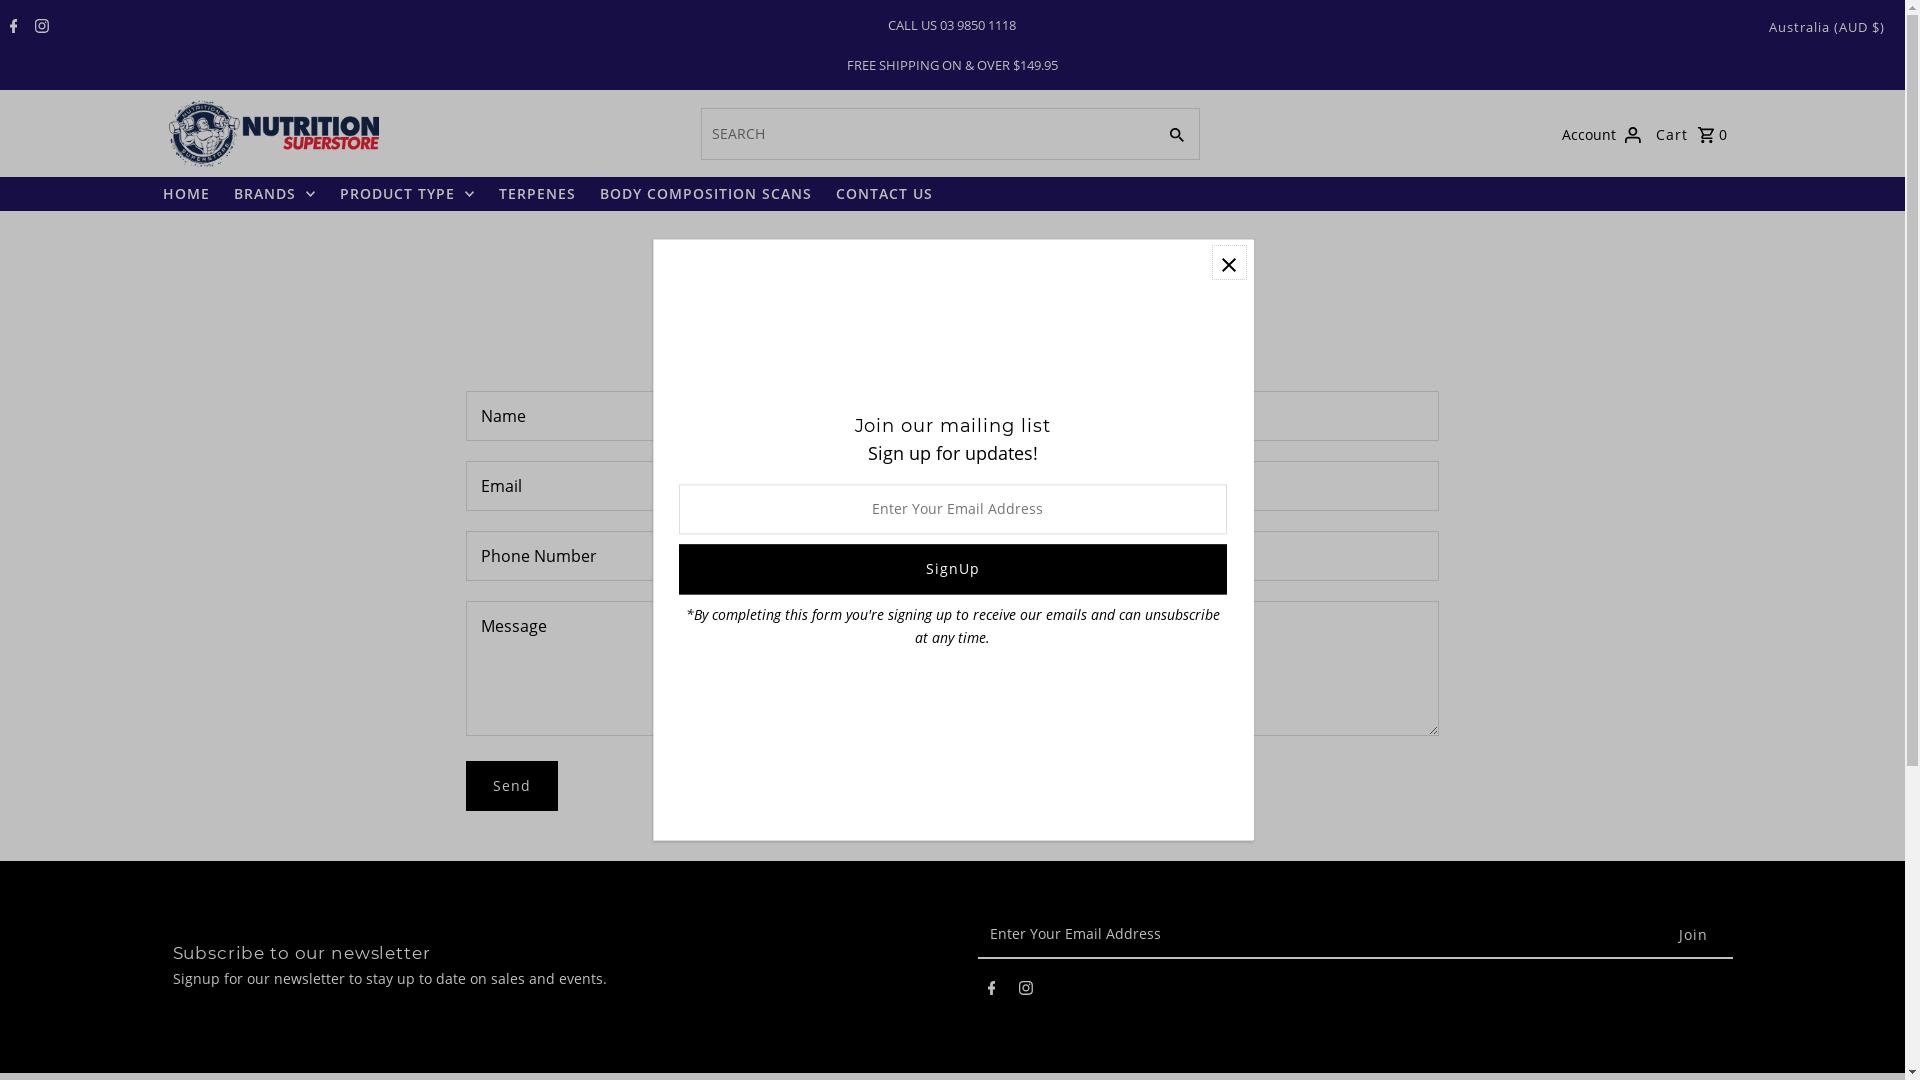 Image resolution: width=1920 pixels, height=1080 pixels. Describe the element at coordinates (185, 193) in the screenshot. I see `'HOME'` at that location.